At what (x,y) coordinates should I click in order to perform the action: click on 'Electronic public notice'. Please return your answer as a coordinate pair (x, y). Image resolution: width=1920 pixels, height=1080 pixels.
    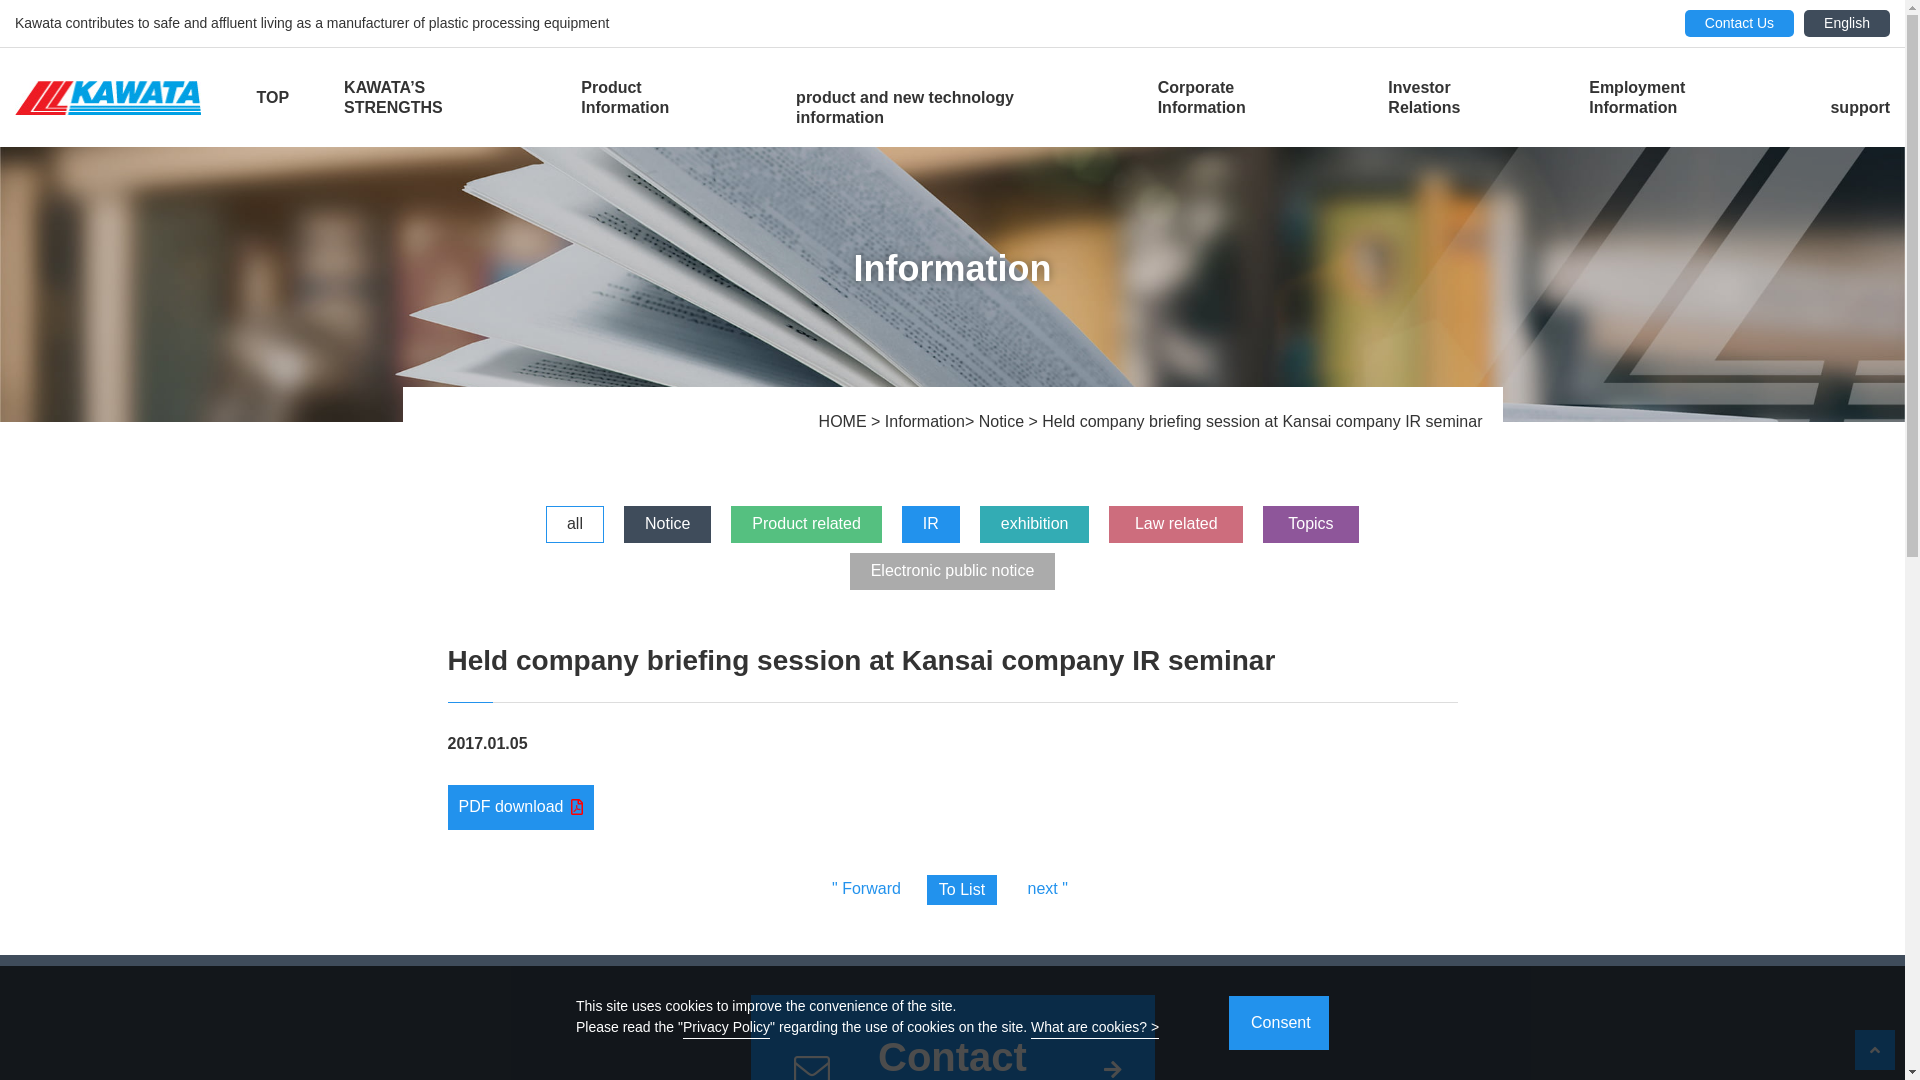
    Looking at the image, I should click on (952, 571).